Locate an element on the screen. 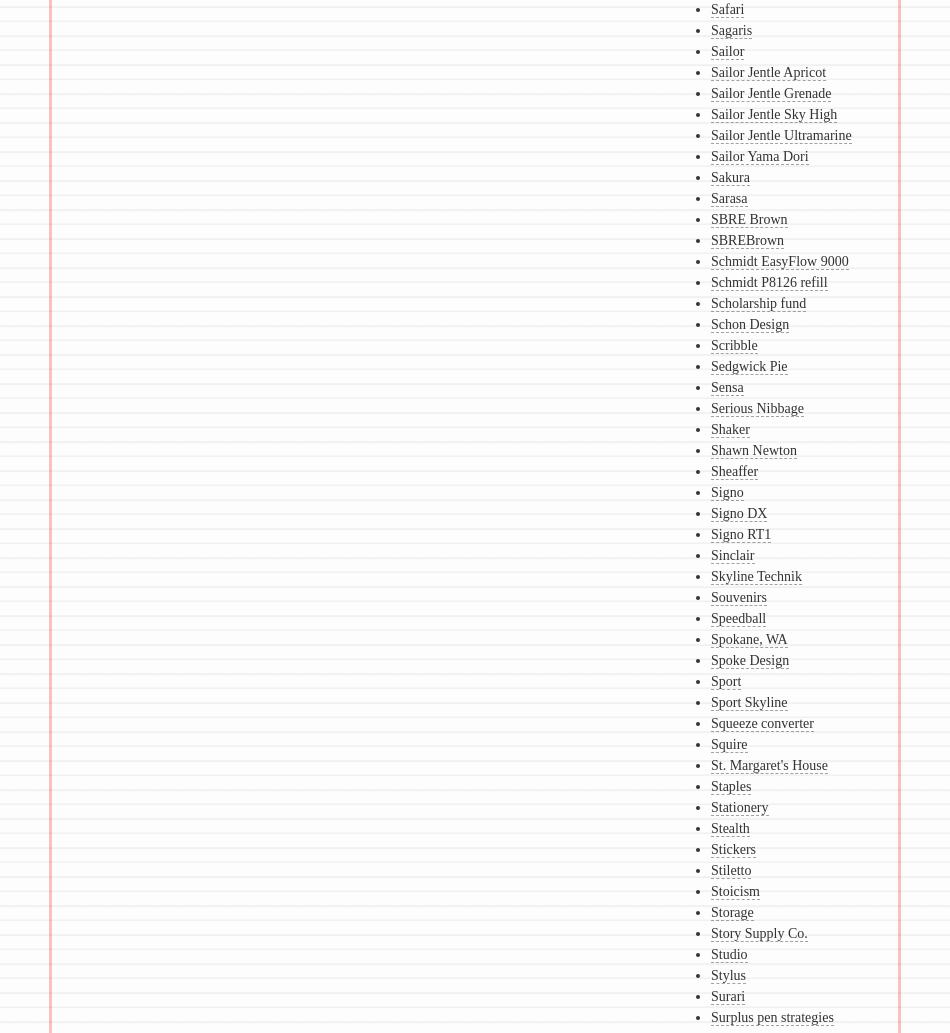 The height and width of the screenshot is (1033, 950). 'Safari' is located at coordinates (726, 9).